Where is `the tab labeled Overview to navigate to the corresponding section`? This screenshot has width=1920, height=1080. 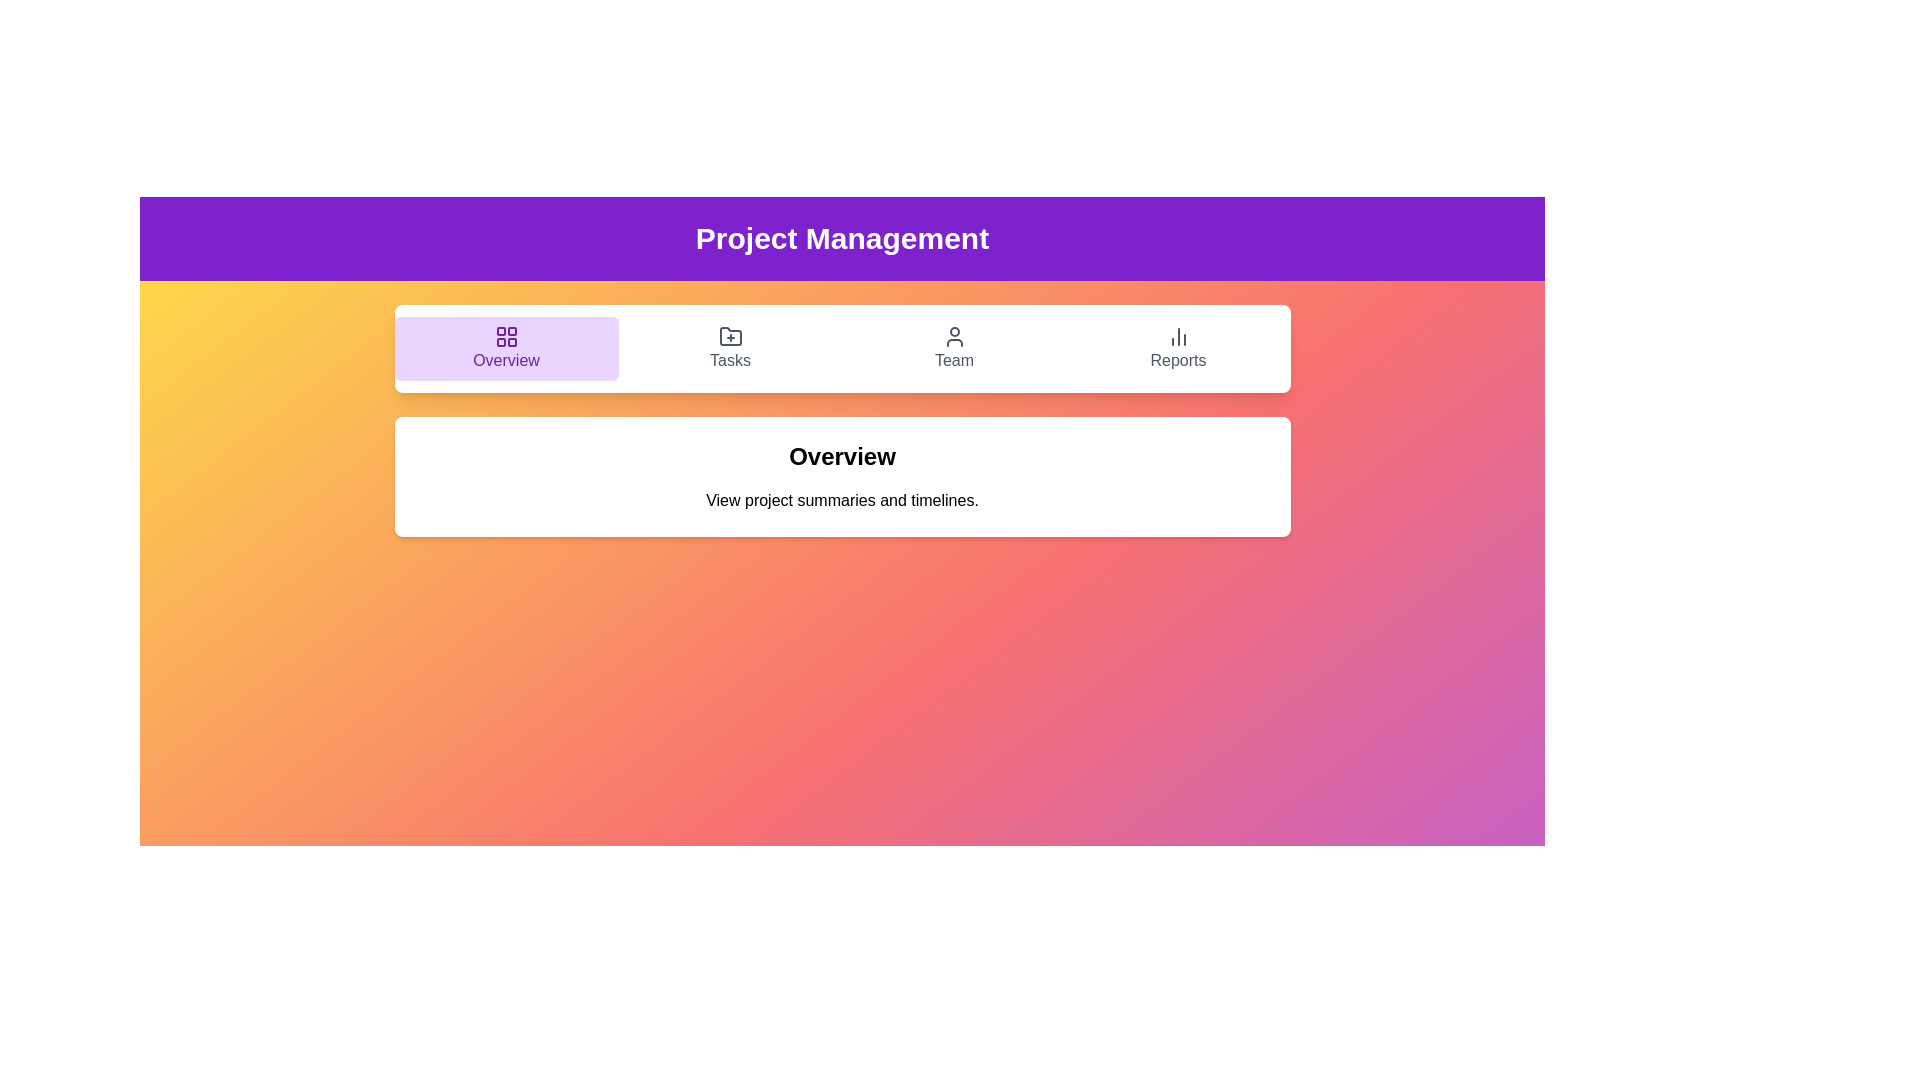
the tab labeled Overview to navigate to the corresponding section is located at coordinates (506, 347).